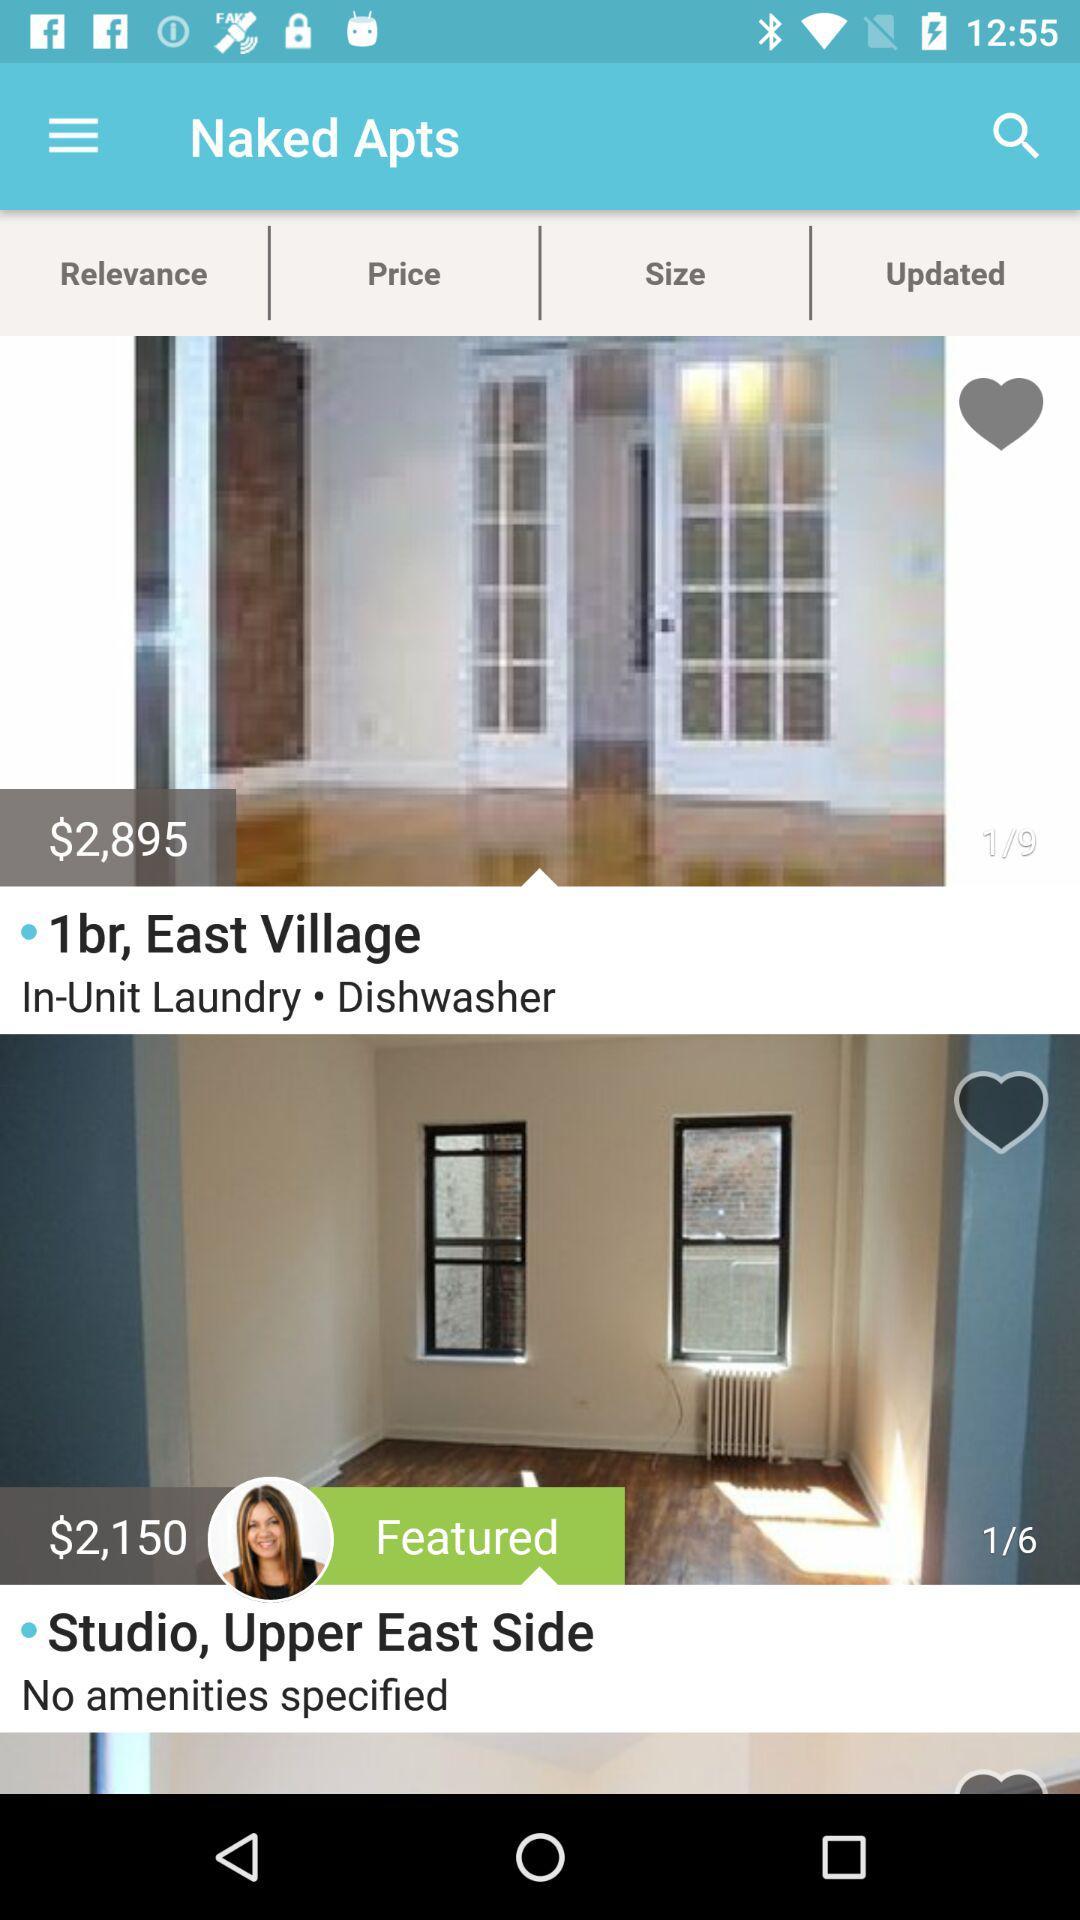 The height and width of the screenshot is (1920, 1080). What do you see at coordinates (675, 272) in the screenshot?
I see `size` at bounding box center [675, 272].